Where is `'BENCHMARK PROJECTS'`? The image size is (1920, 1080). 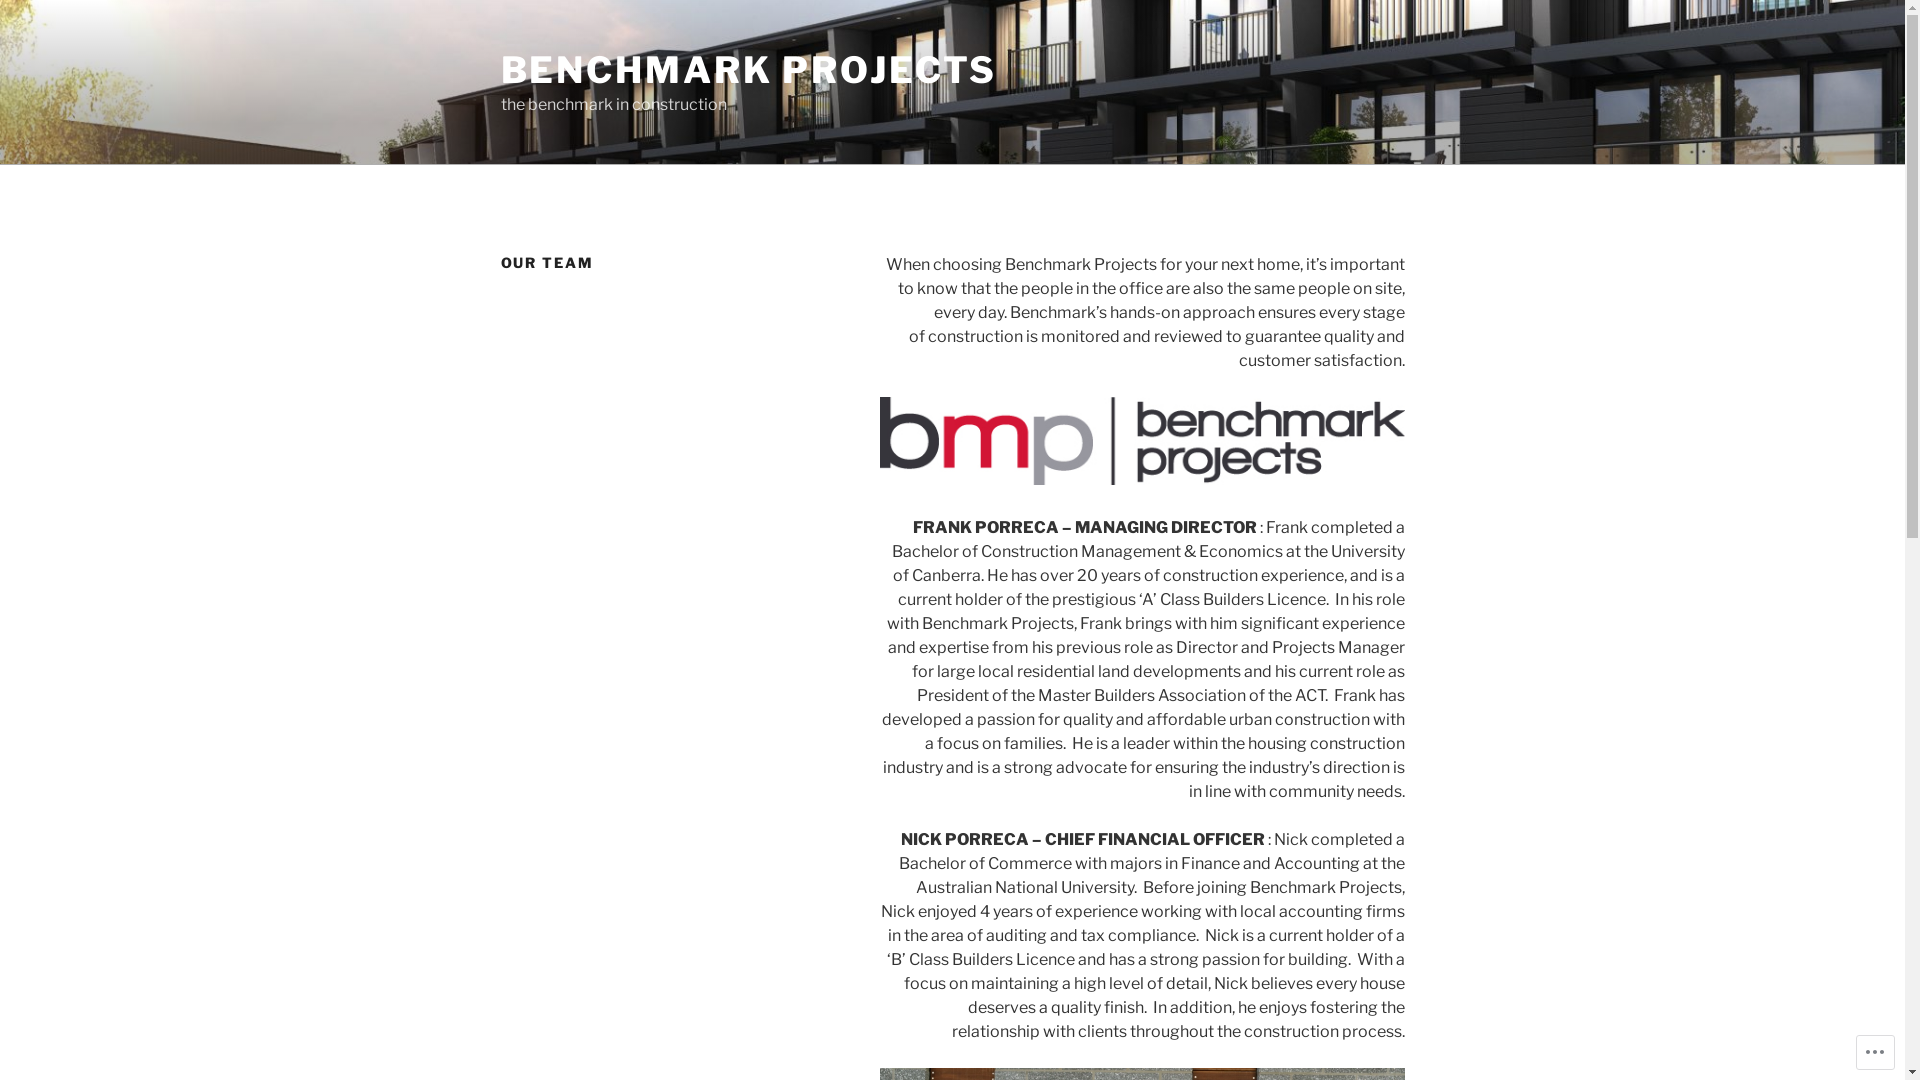 'BENCHMARK PROJECTS' is located at coordinates (747, 68).